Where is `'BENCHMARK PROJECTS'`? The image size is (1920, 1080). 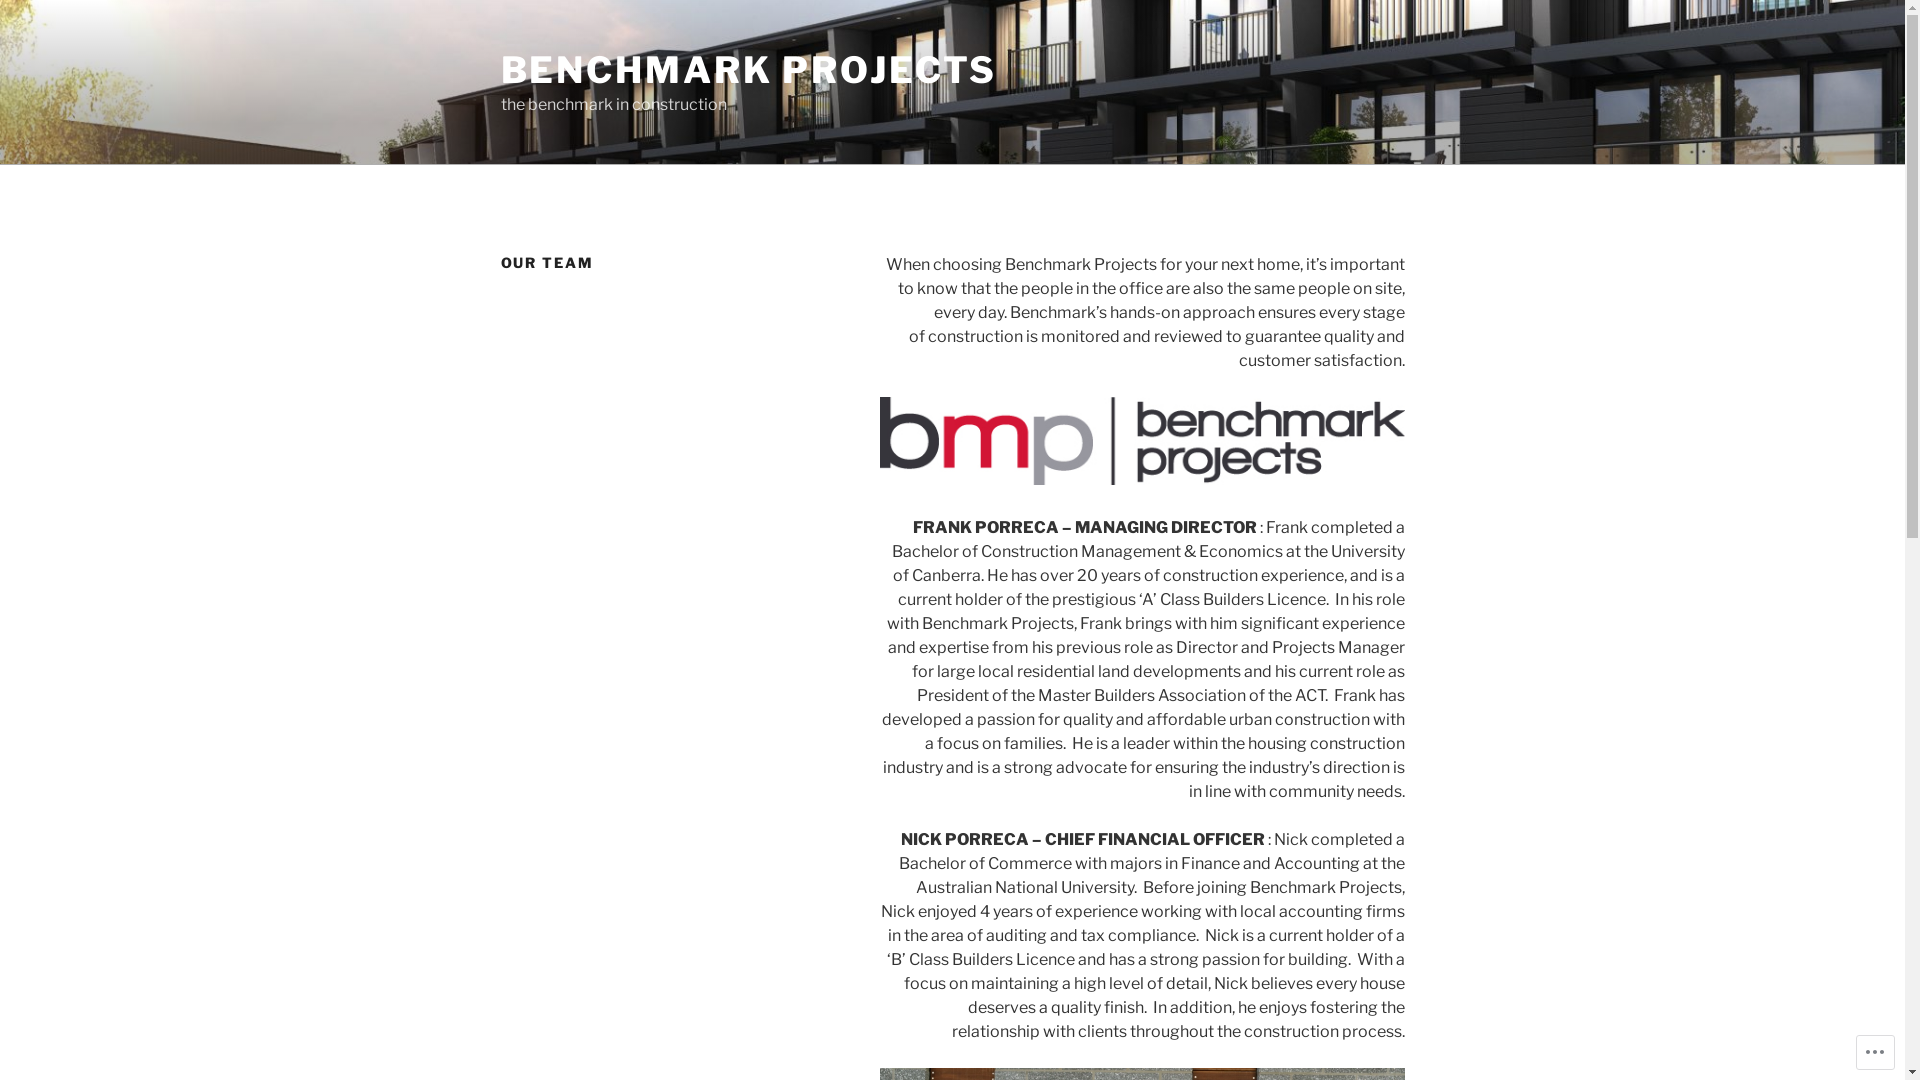 'BENCHMARK PROJECTS' is located at coordinates (747, 68).